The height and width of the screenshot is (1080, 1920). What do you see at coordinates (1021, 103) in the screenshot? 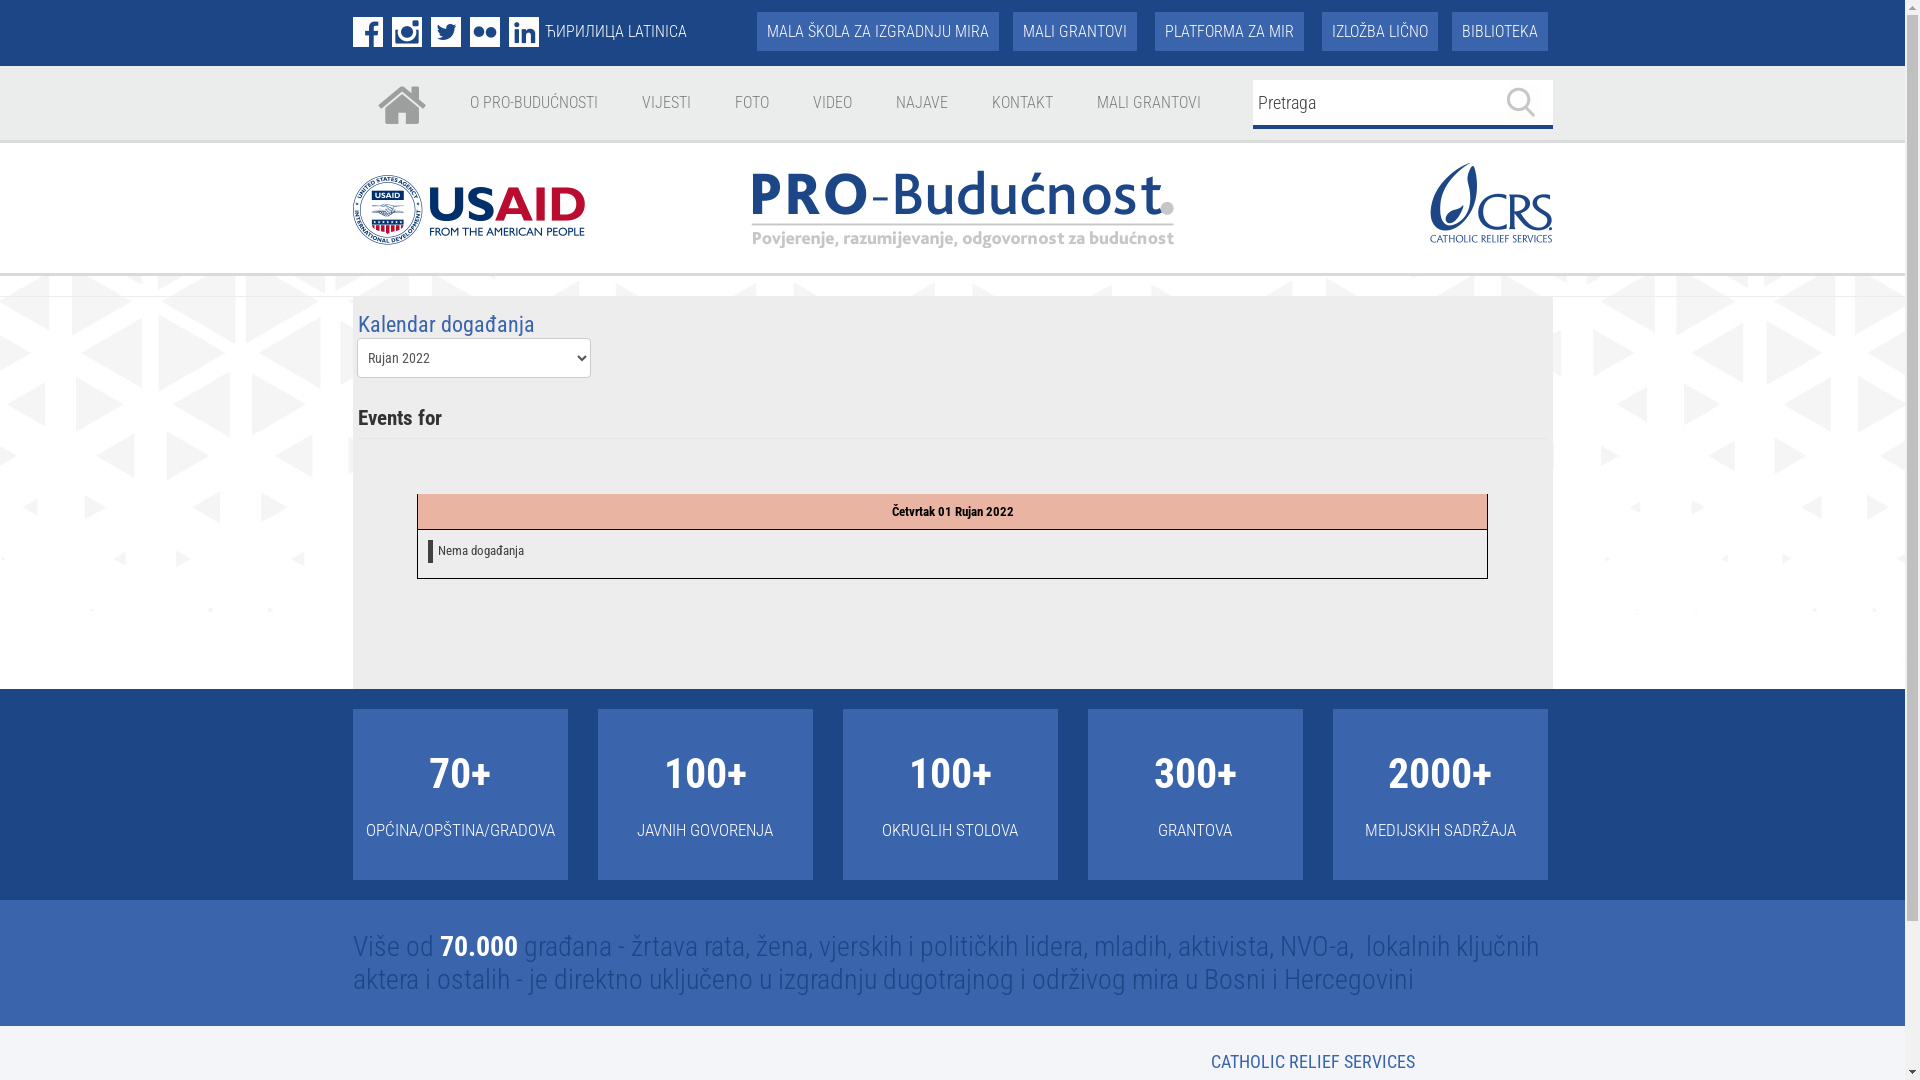
I see `'KONTAKT'` at bounding box center [1021, 103].